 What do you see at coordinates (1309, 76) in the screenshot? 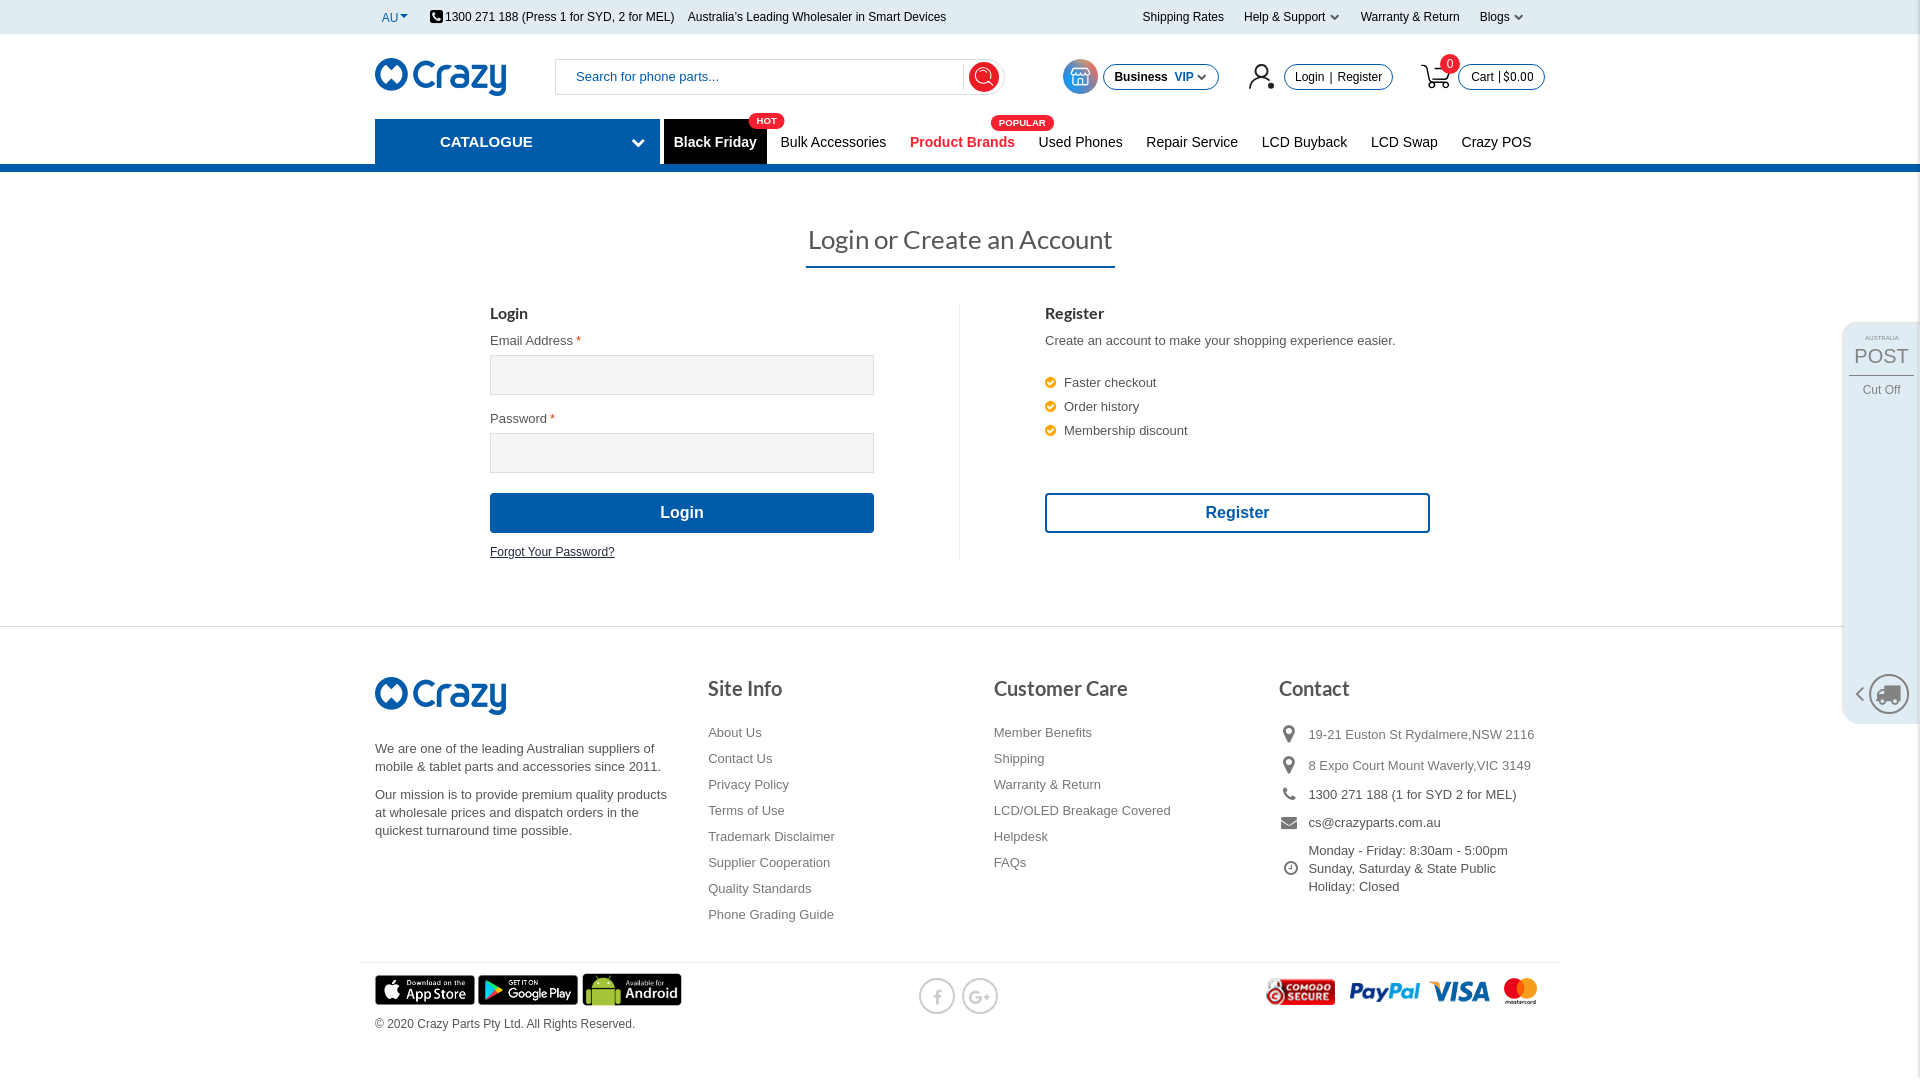
I see `'Login'` at bounding box center [1309, 76].